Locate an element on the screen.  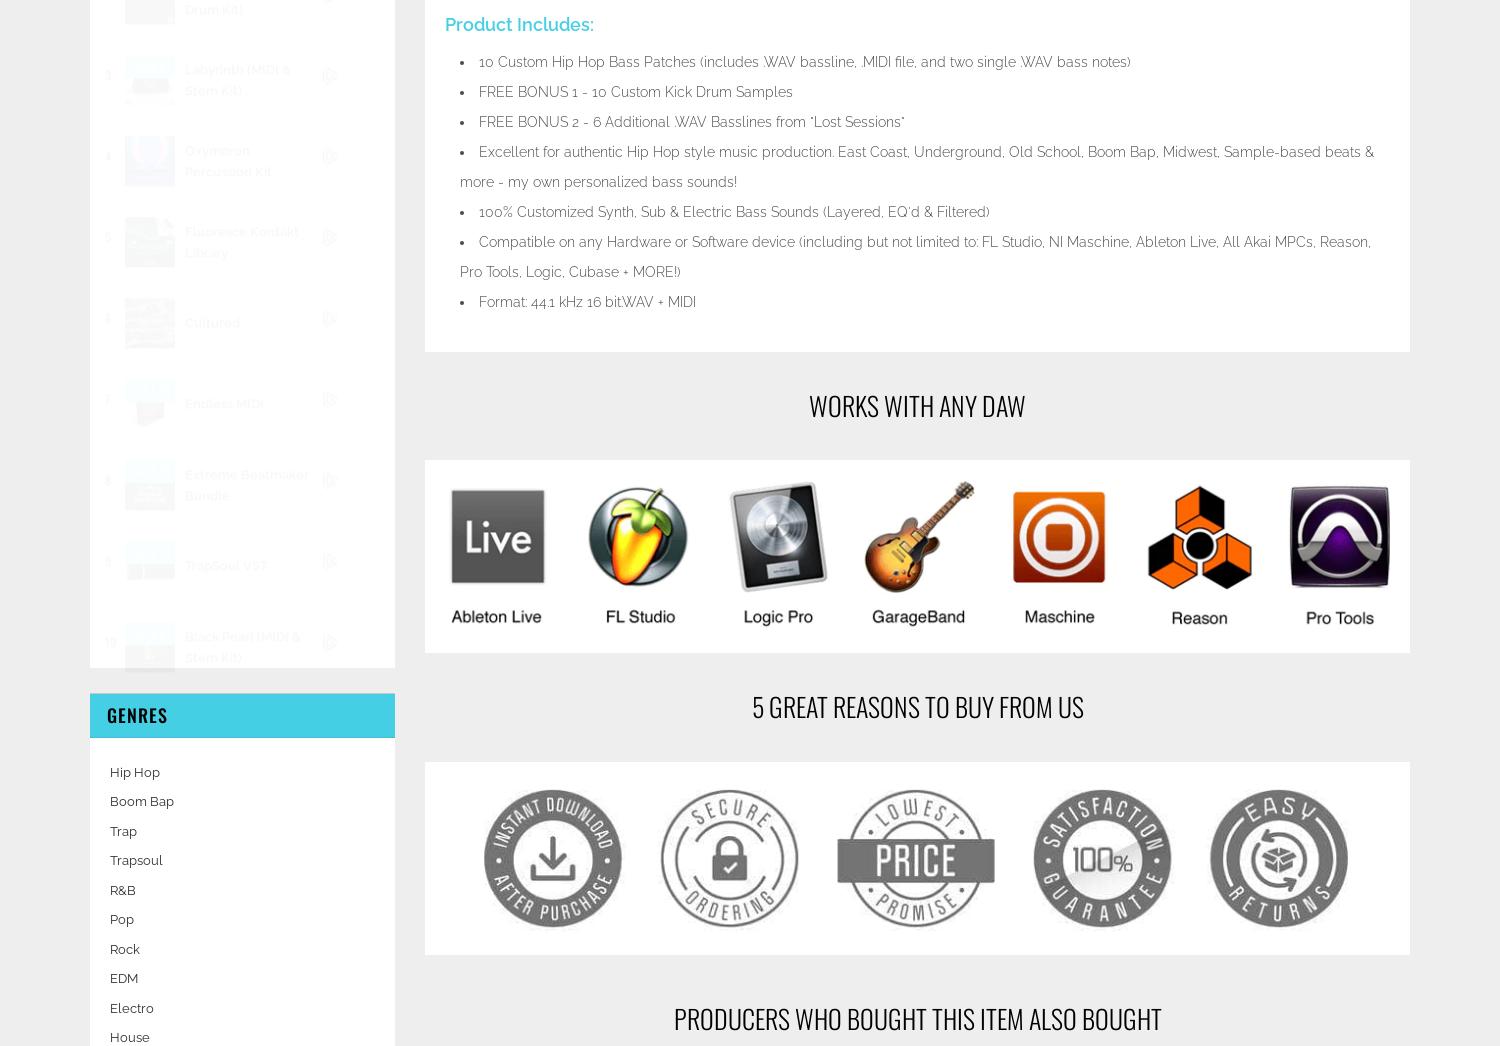
'Endless MIDI' is located at coordinates (223, 385).